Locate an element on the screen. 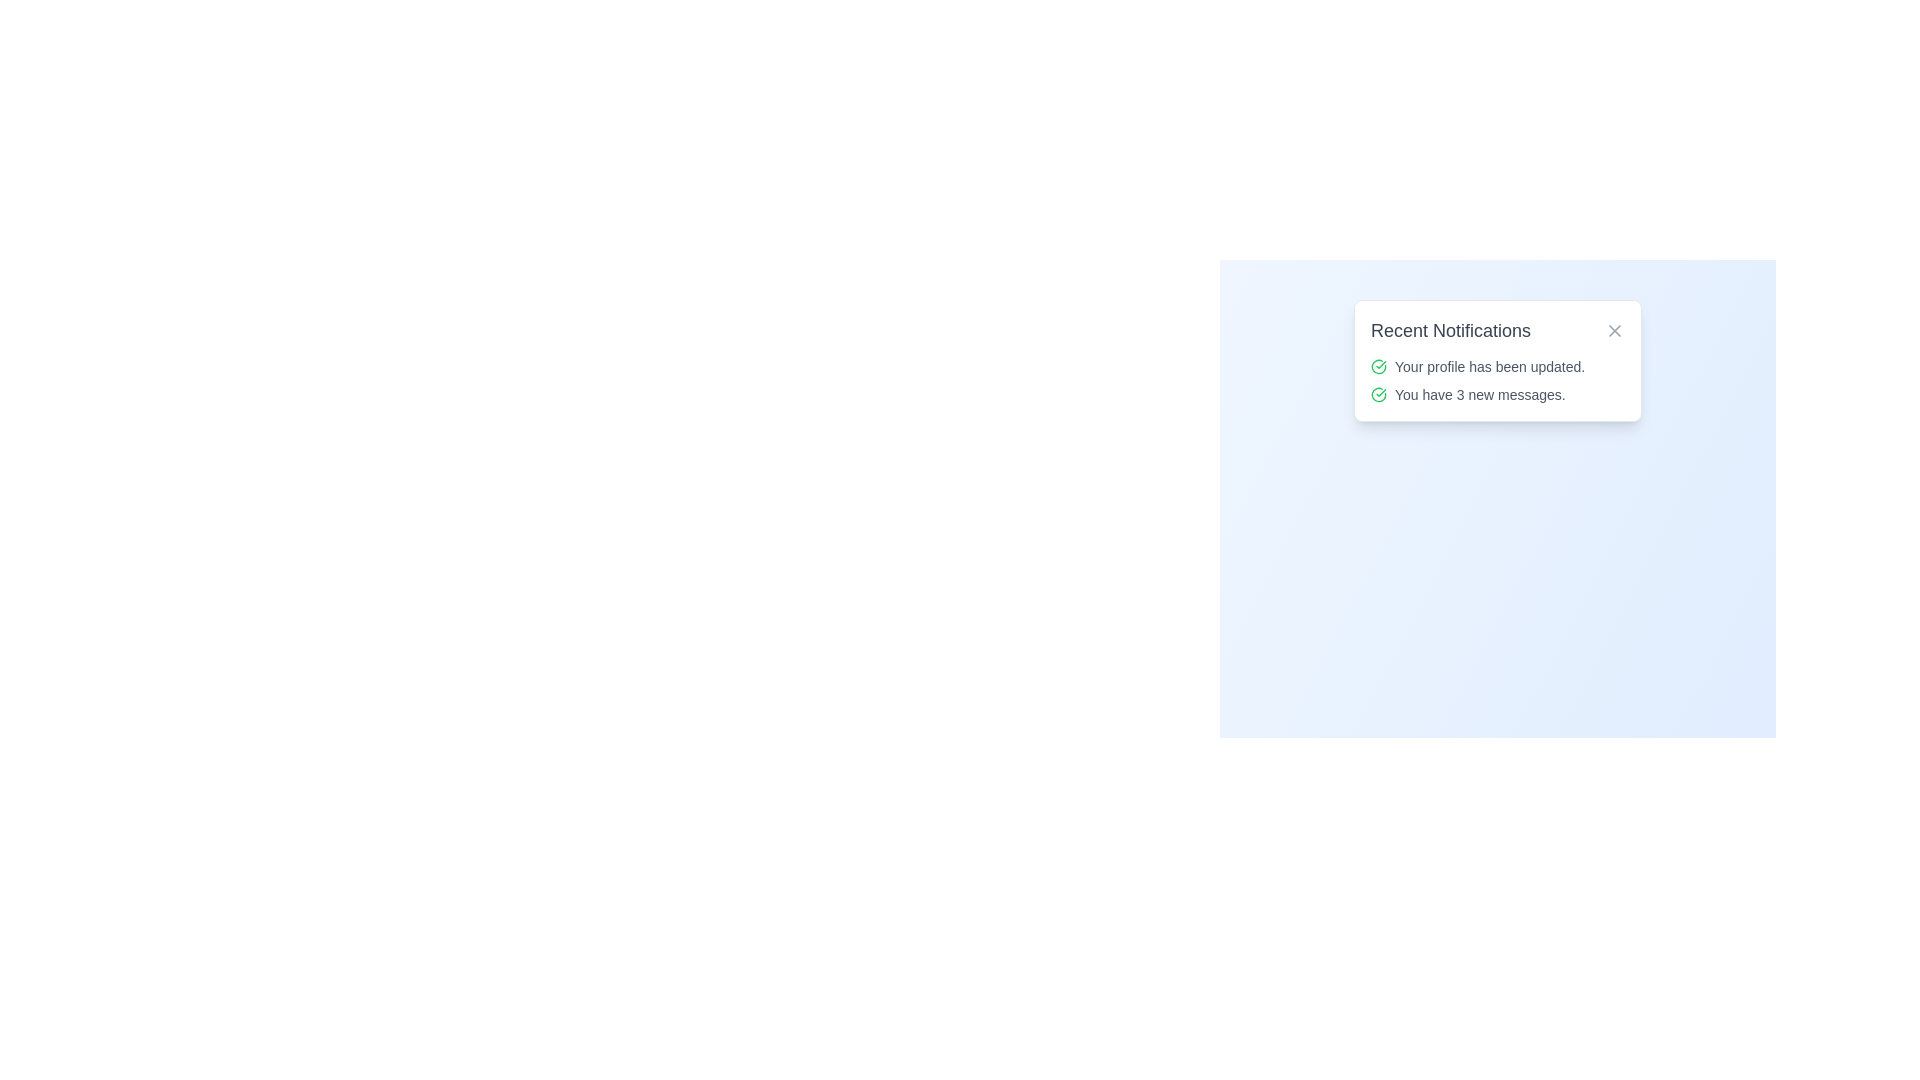 Image resolution: width=1920 pixels, height=1080 pixels. the close button located in the top-right corner of the 'Recent Notifications' panel to observe its hover effect is located at coordinates (1614, 330).